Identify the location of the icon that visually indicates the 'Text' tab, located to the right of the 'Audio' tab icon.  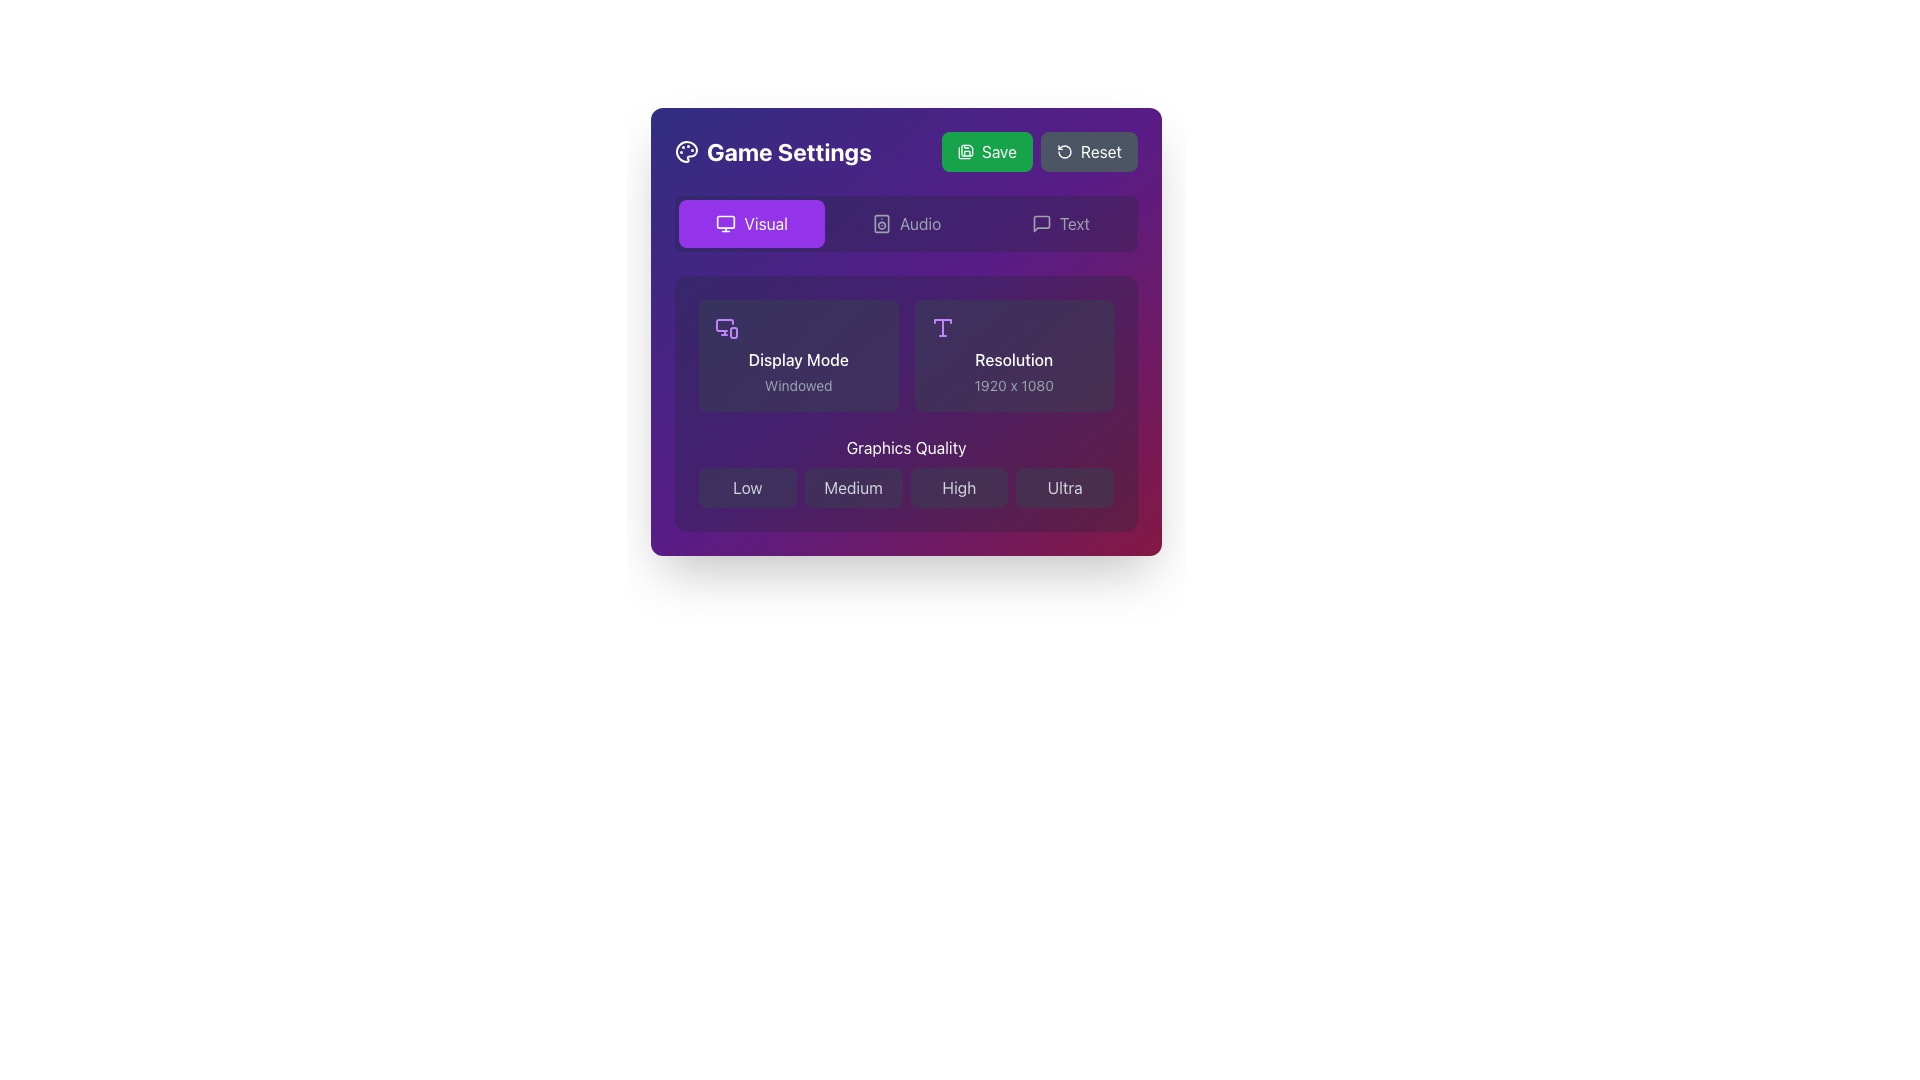
(1040, 223).